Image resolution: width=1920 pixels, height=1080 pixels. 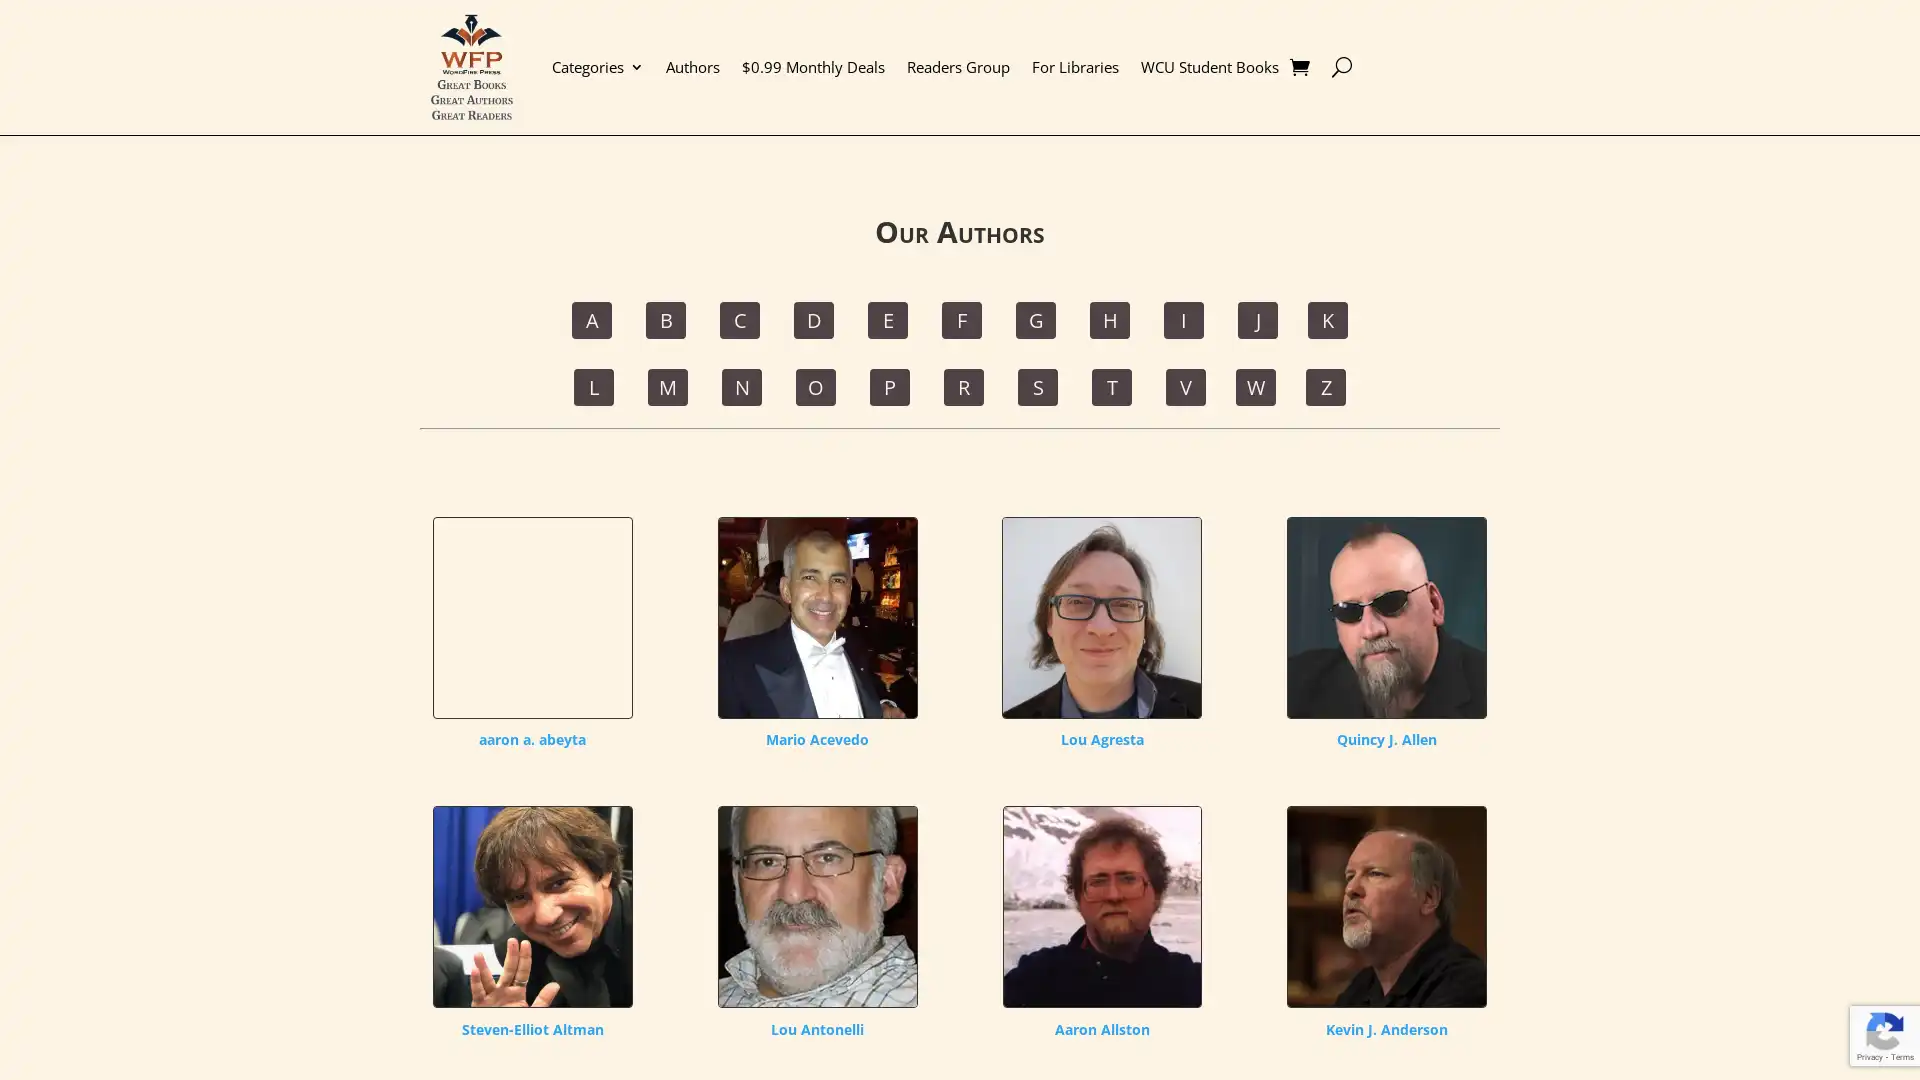 I want to click on J, so click(x=1256, y=318).